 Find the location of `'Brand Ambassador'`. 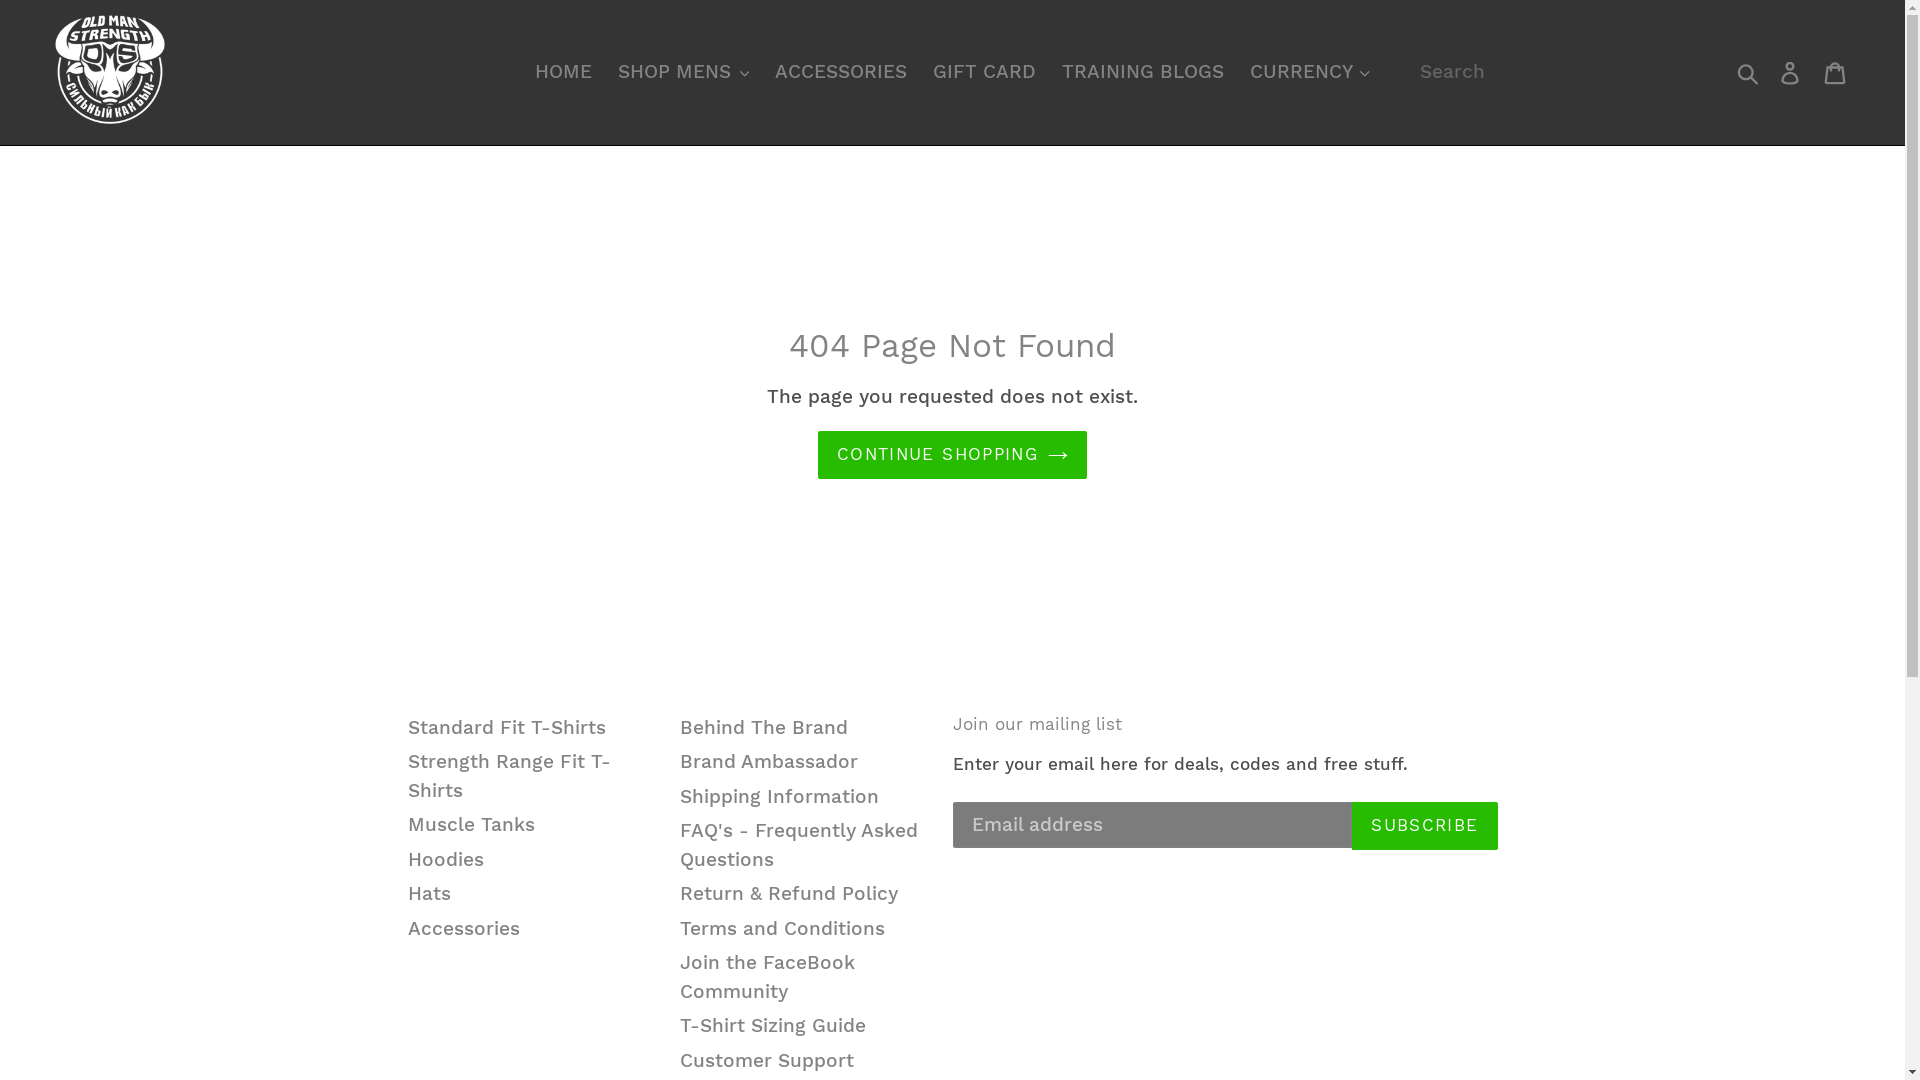

'Brand Ambassador' is located at coordinates (767, 761).